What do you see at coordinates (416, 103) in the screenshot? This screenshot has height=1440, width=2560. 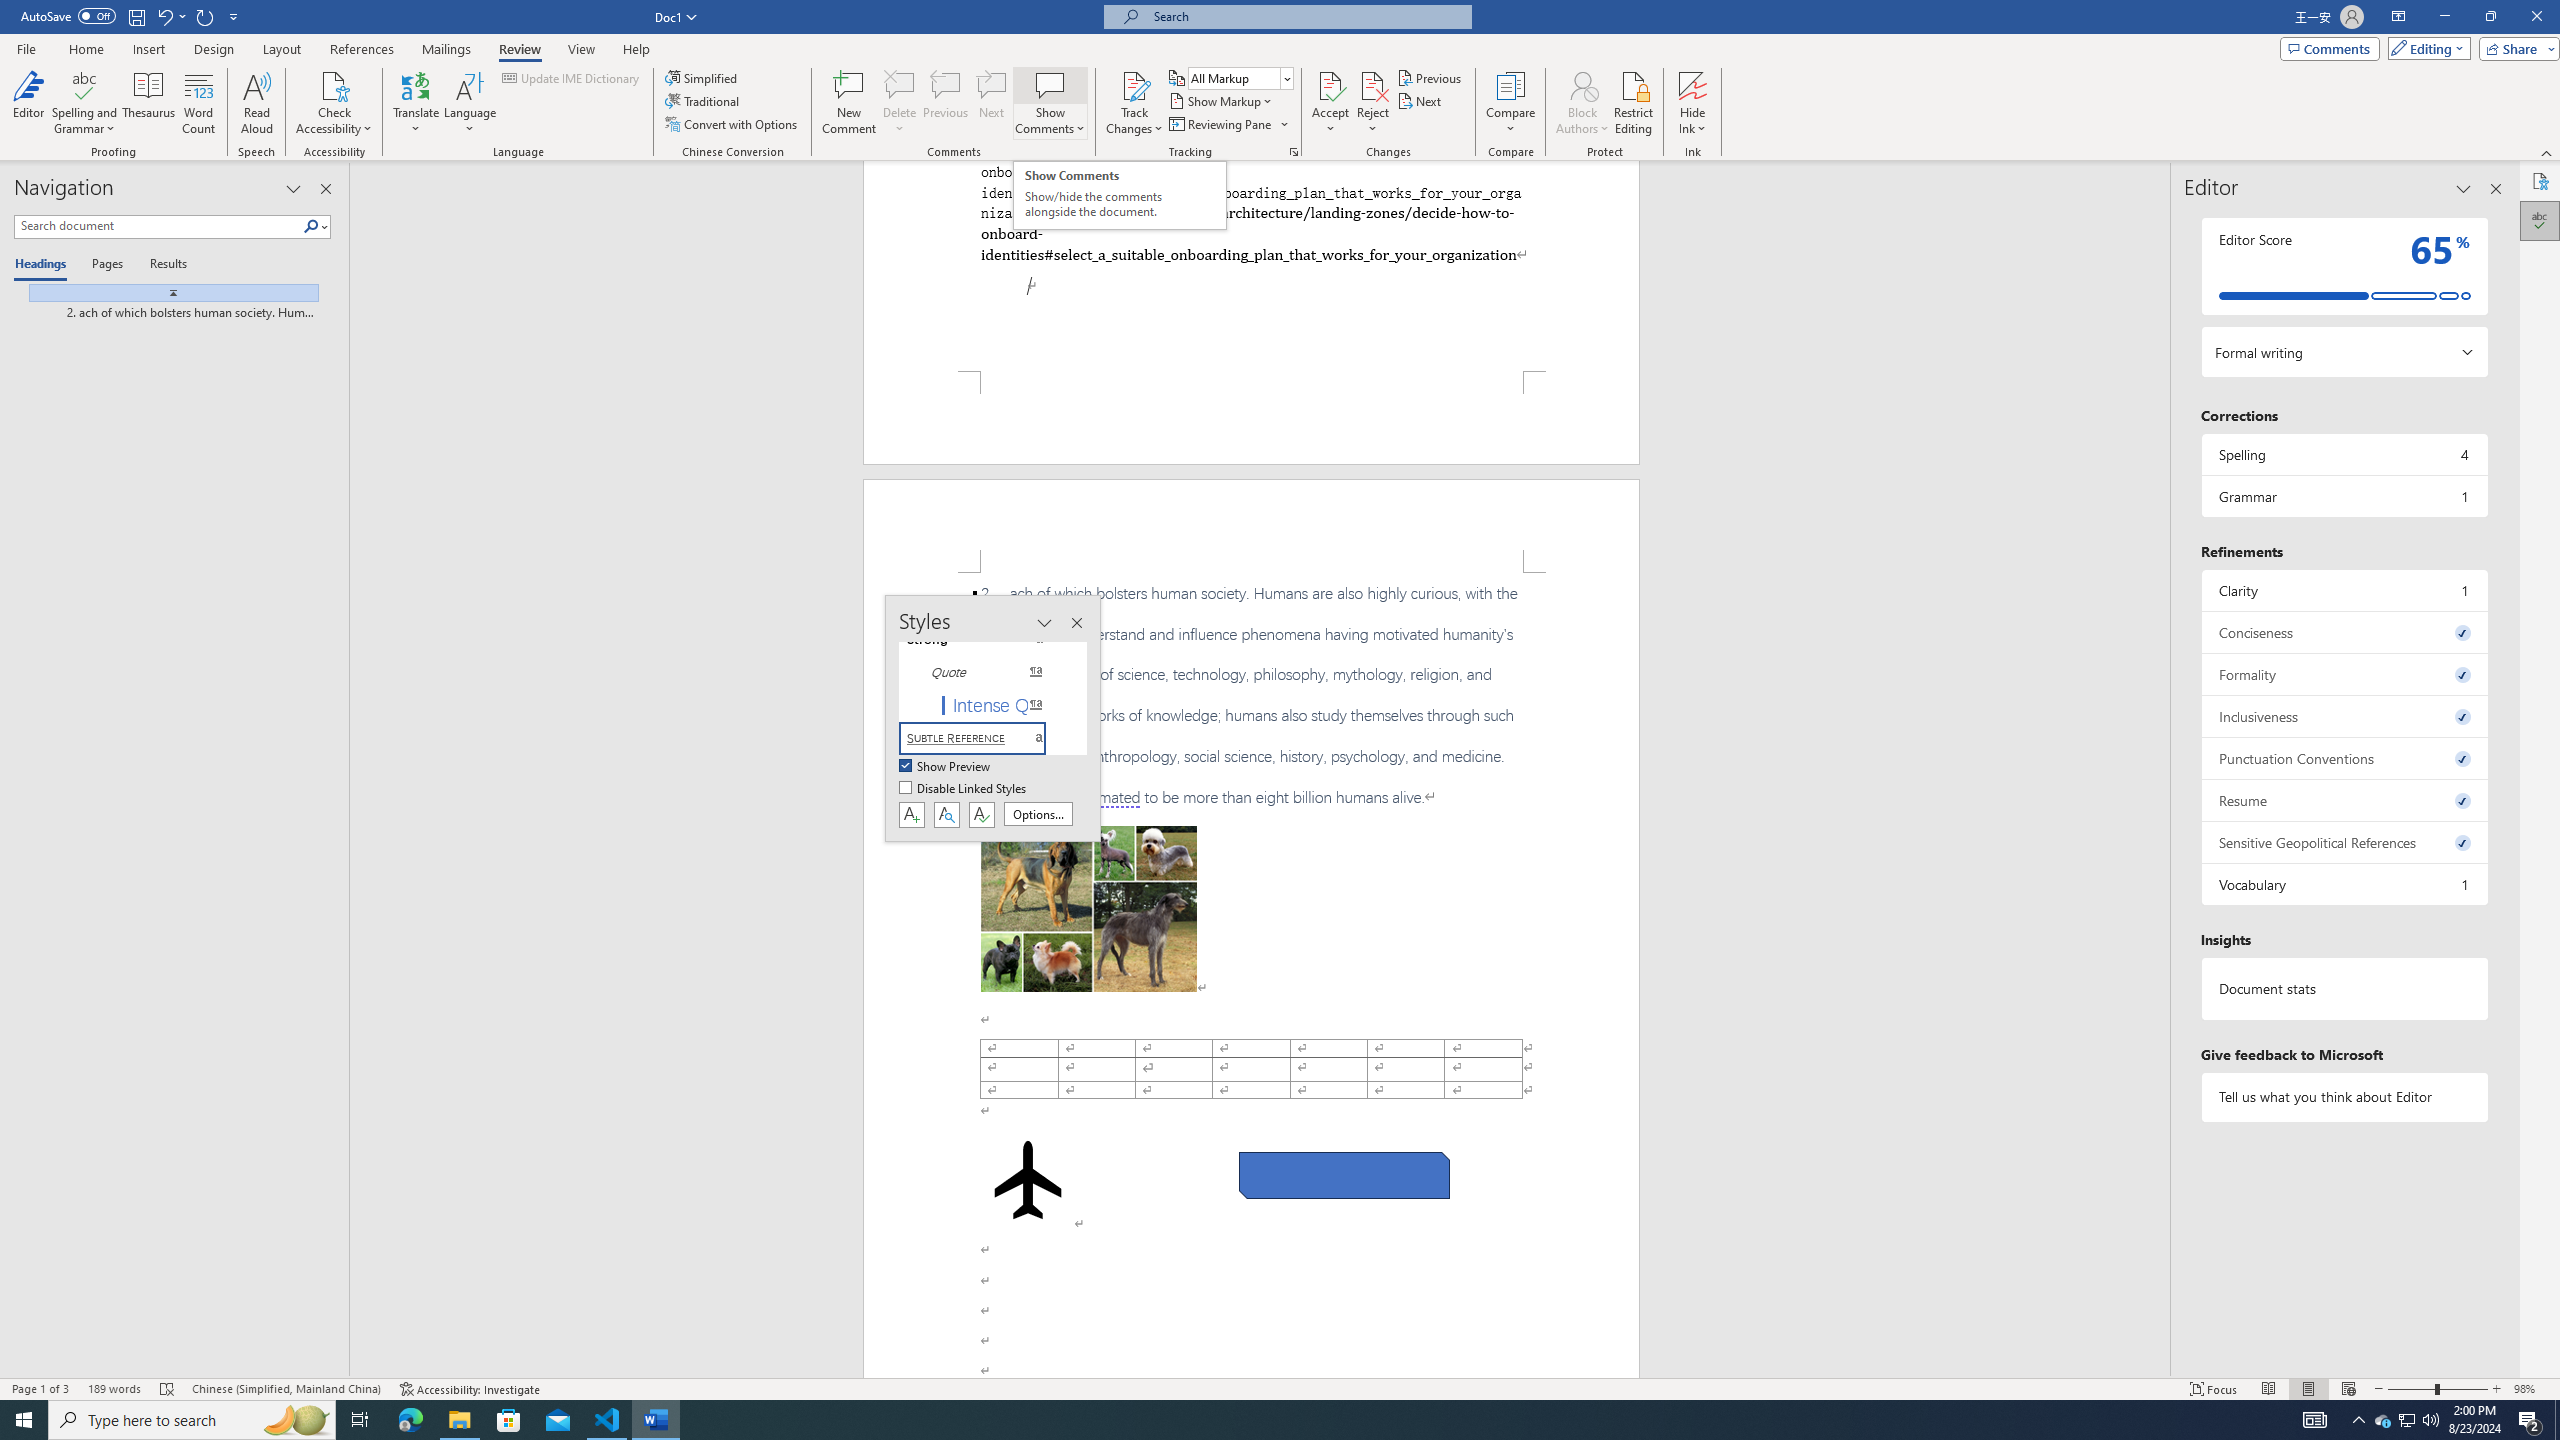 I see `'Translate'` at bounding box center [416, 103].